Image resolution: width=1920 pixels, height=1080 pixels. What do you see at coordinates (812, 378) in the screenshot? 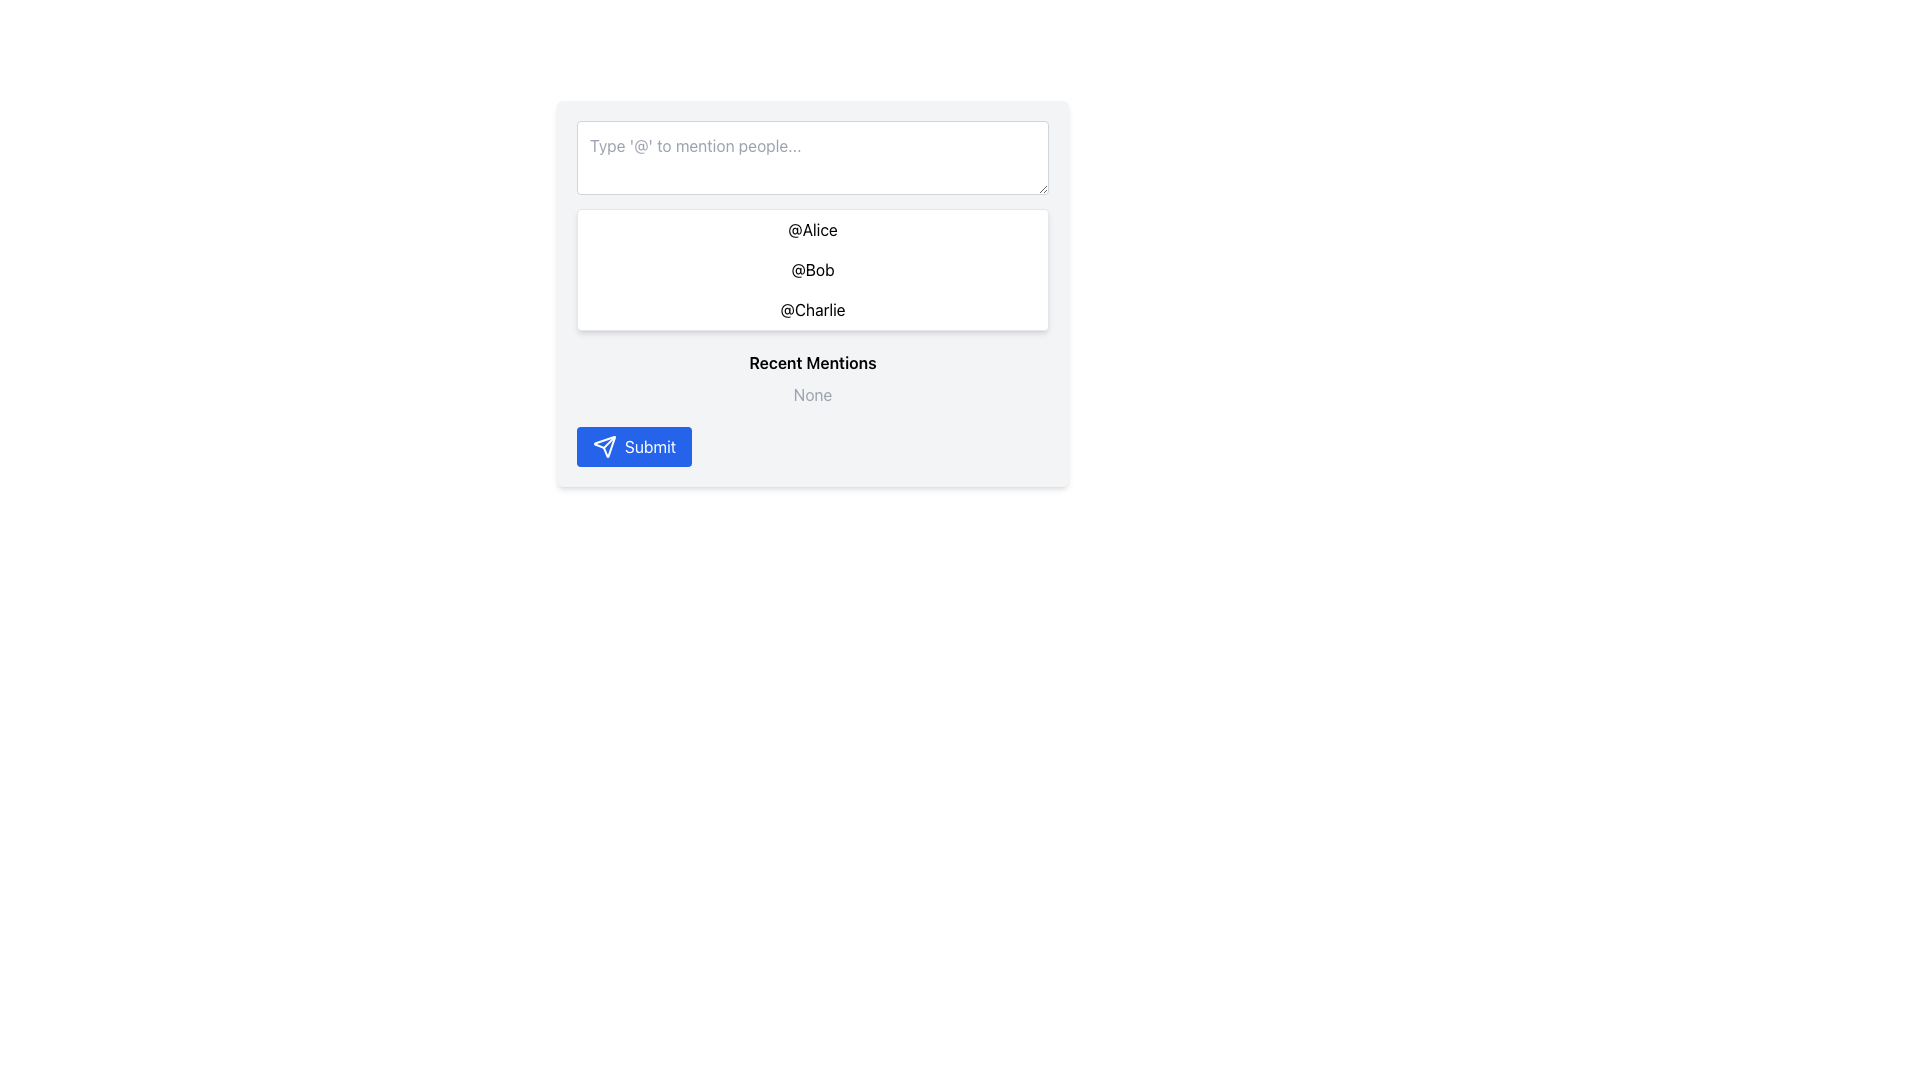
I see `static text label displaying recent mentions, which currently shows 'None', located below the '@Alice', '@Bob', and '@Charlie' section and above the 'Submit' button` at bounding box center [812, 378].